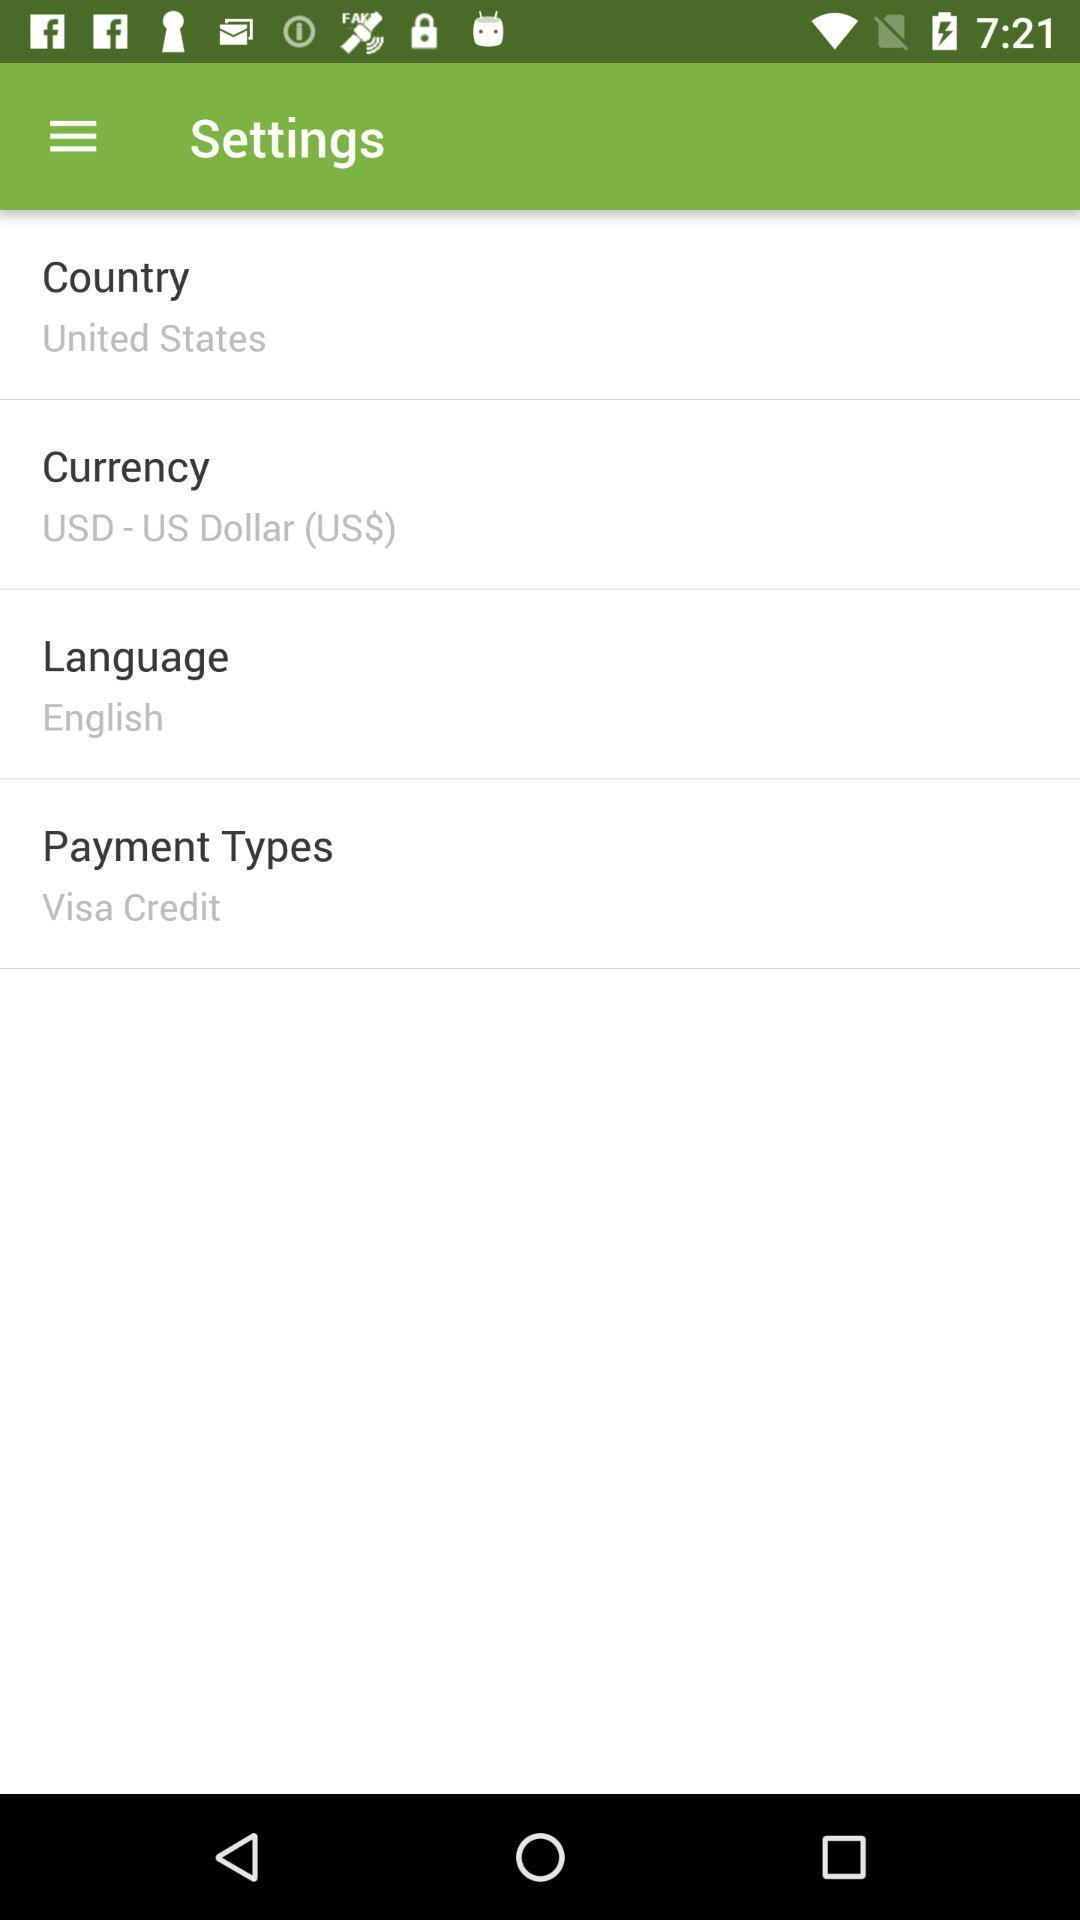  Describe the element at coordinates (72, 135) in the screenshot. I see `the icon above country` at that location.